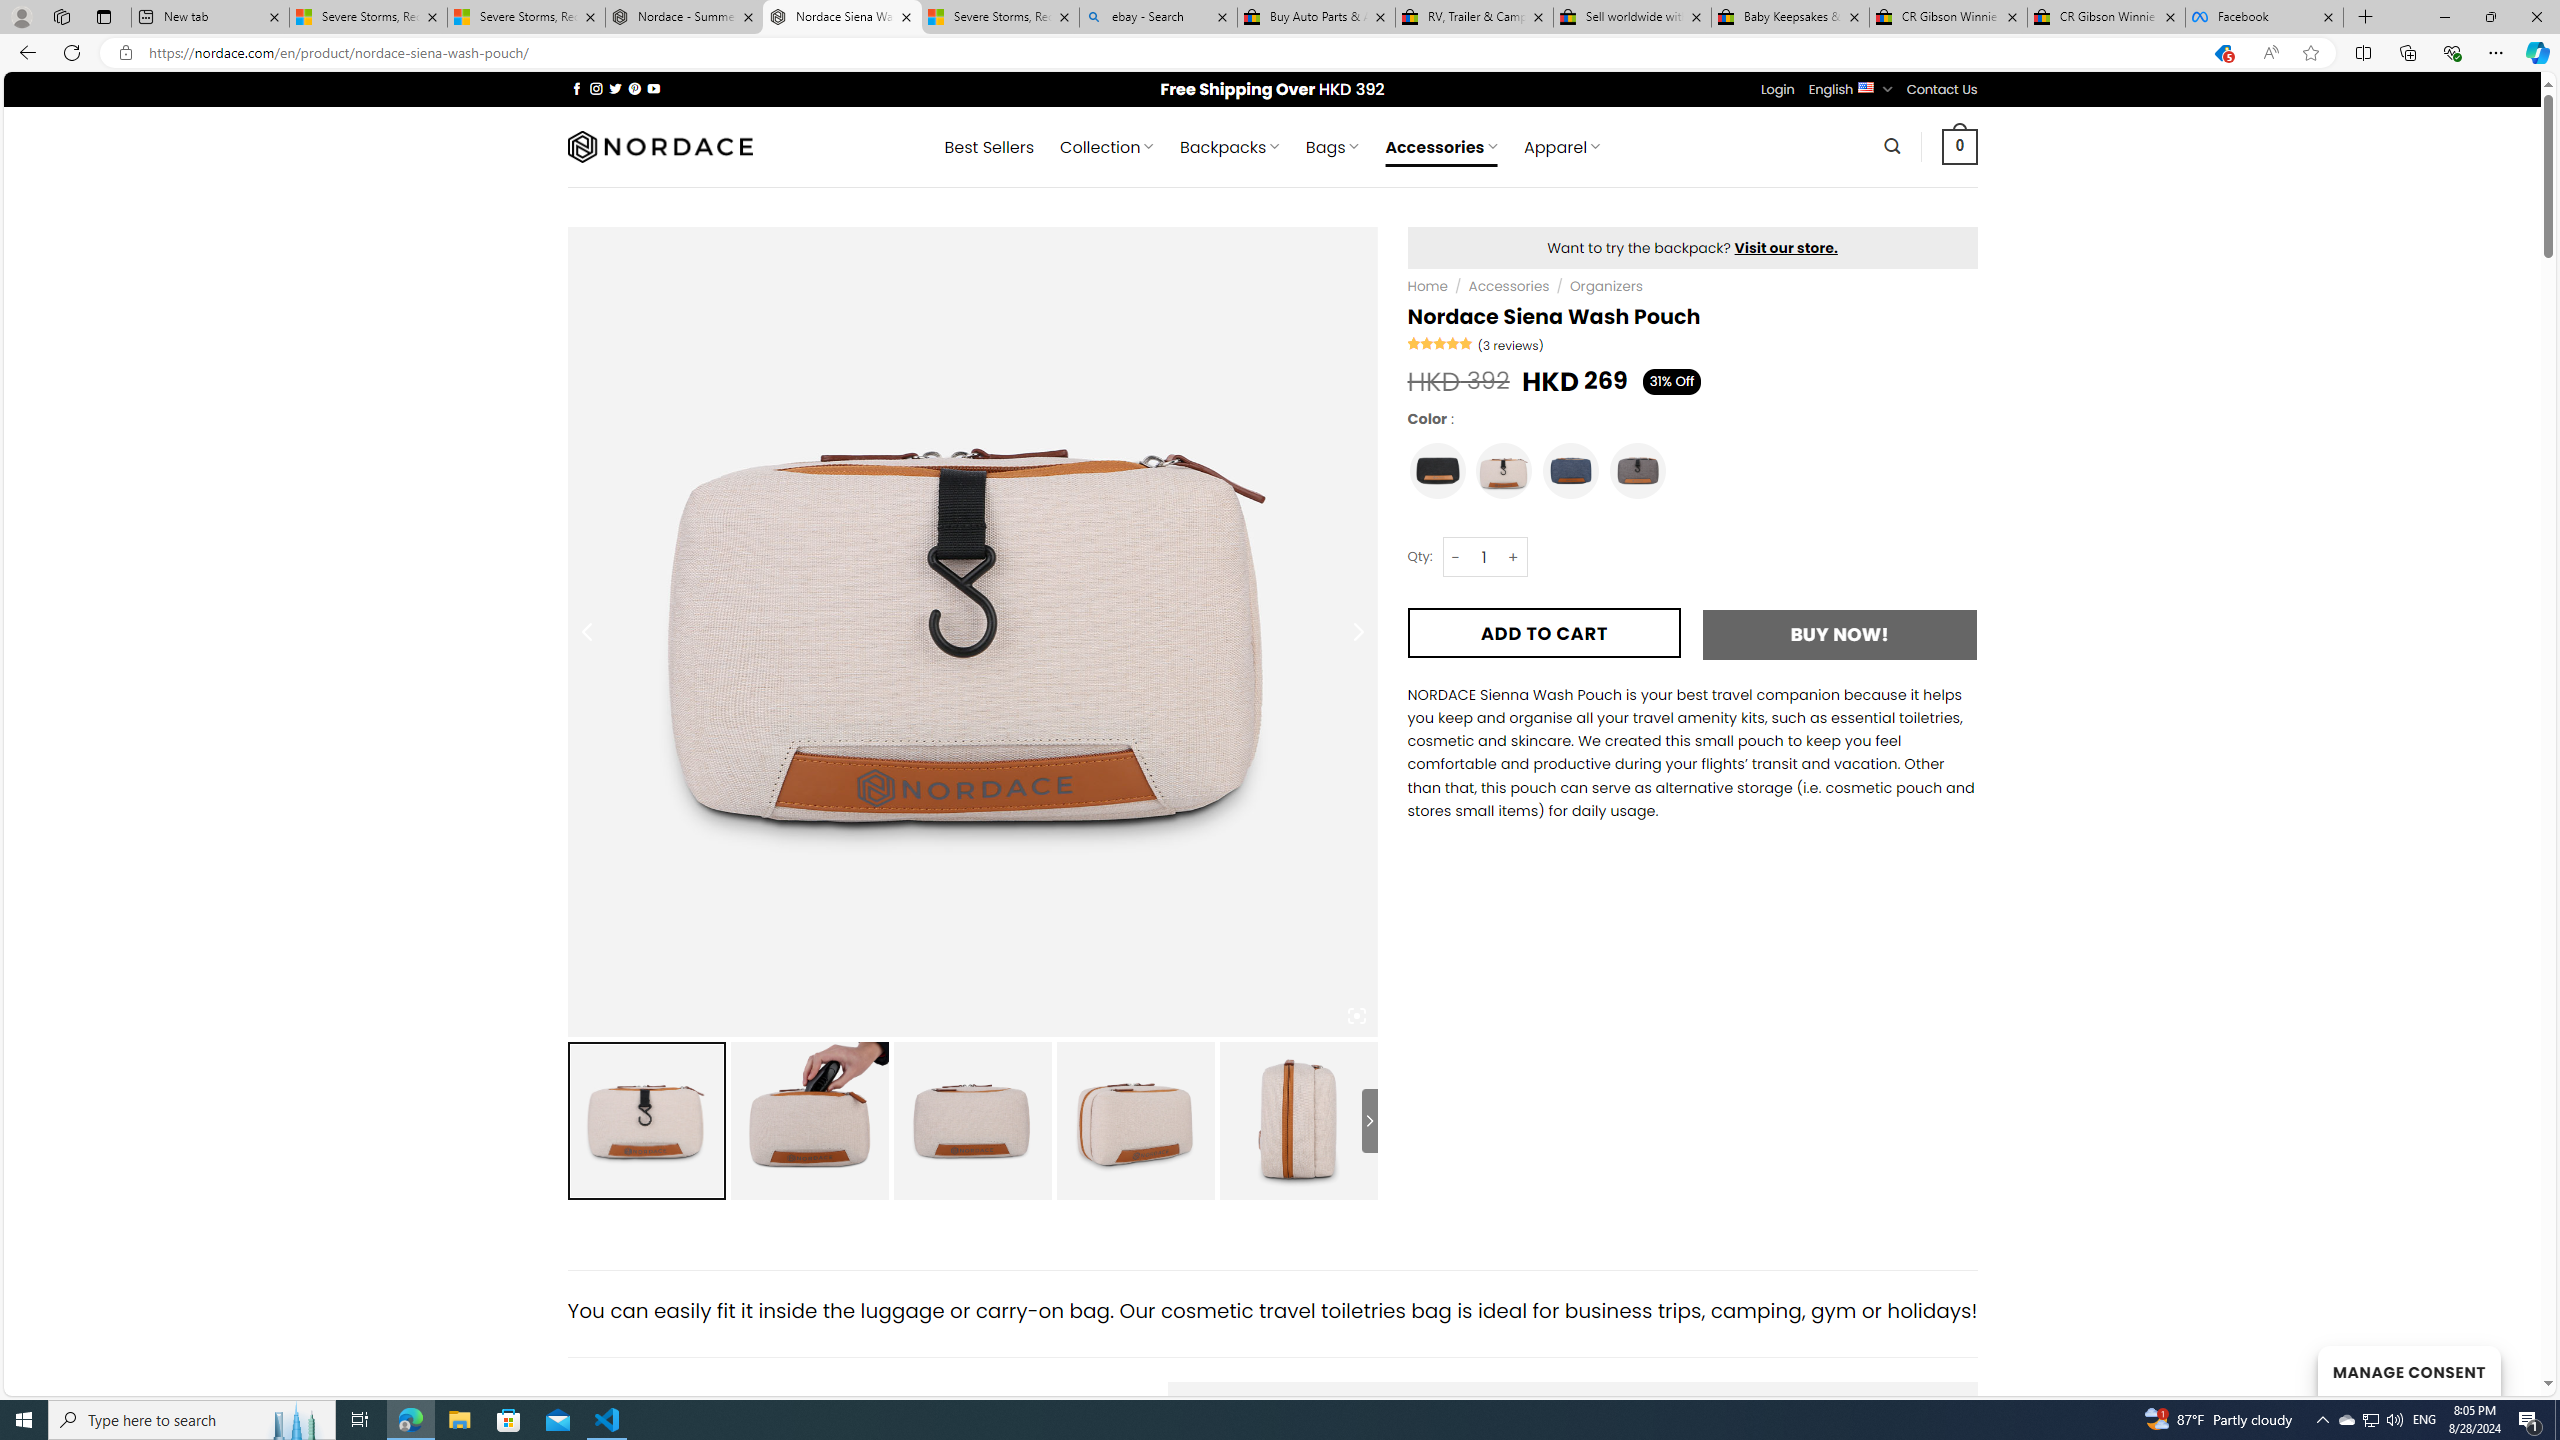 This screenshot has height=1440, width=2560. Describe the element at coordinates (1606, 286) in the screenshot. I see `'Organizers'` at that location.